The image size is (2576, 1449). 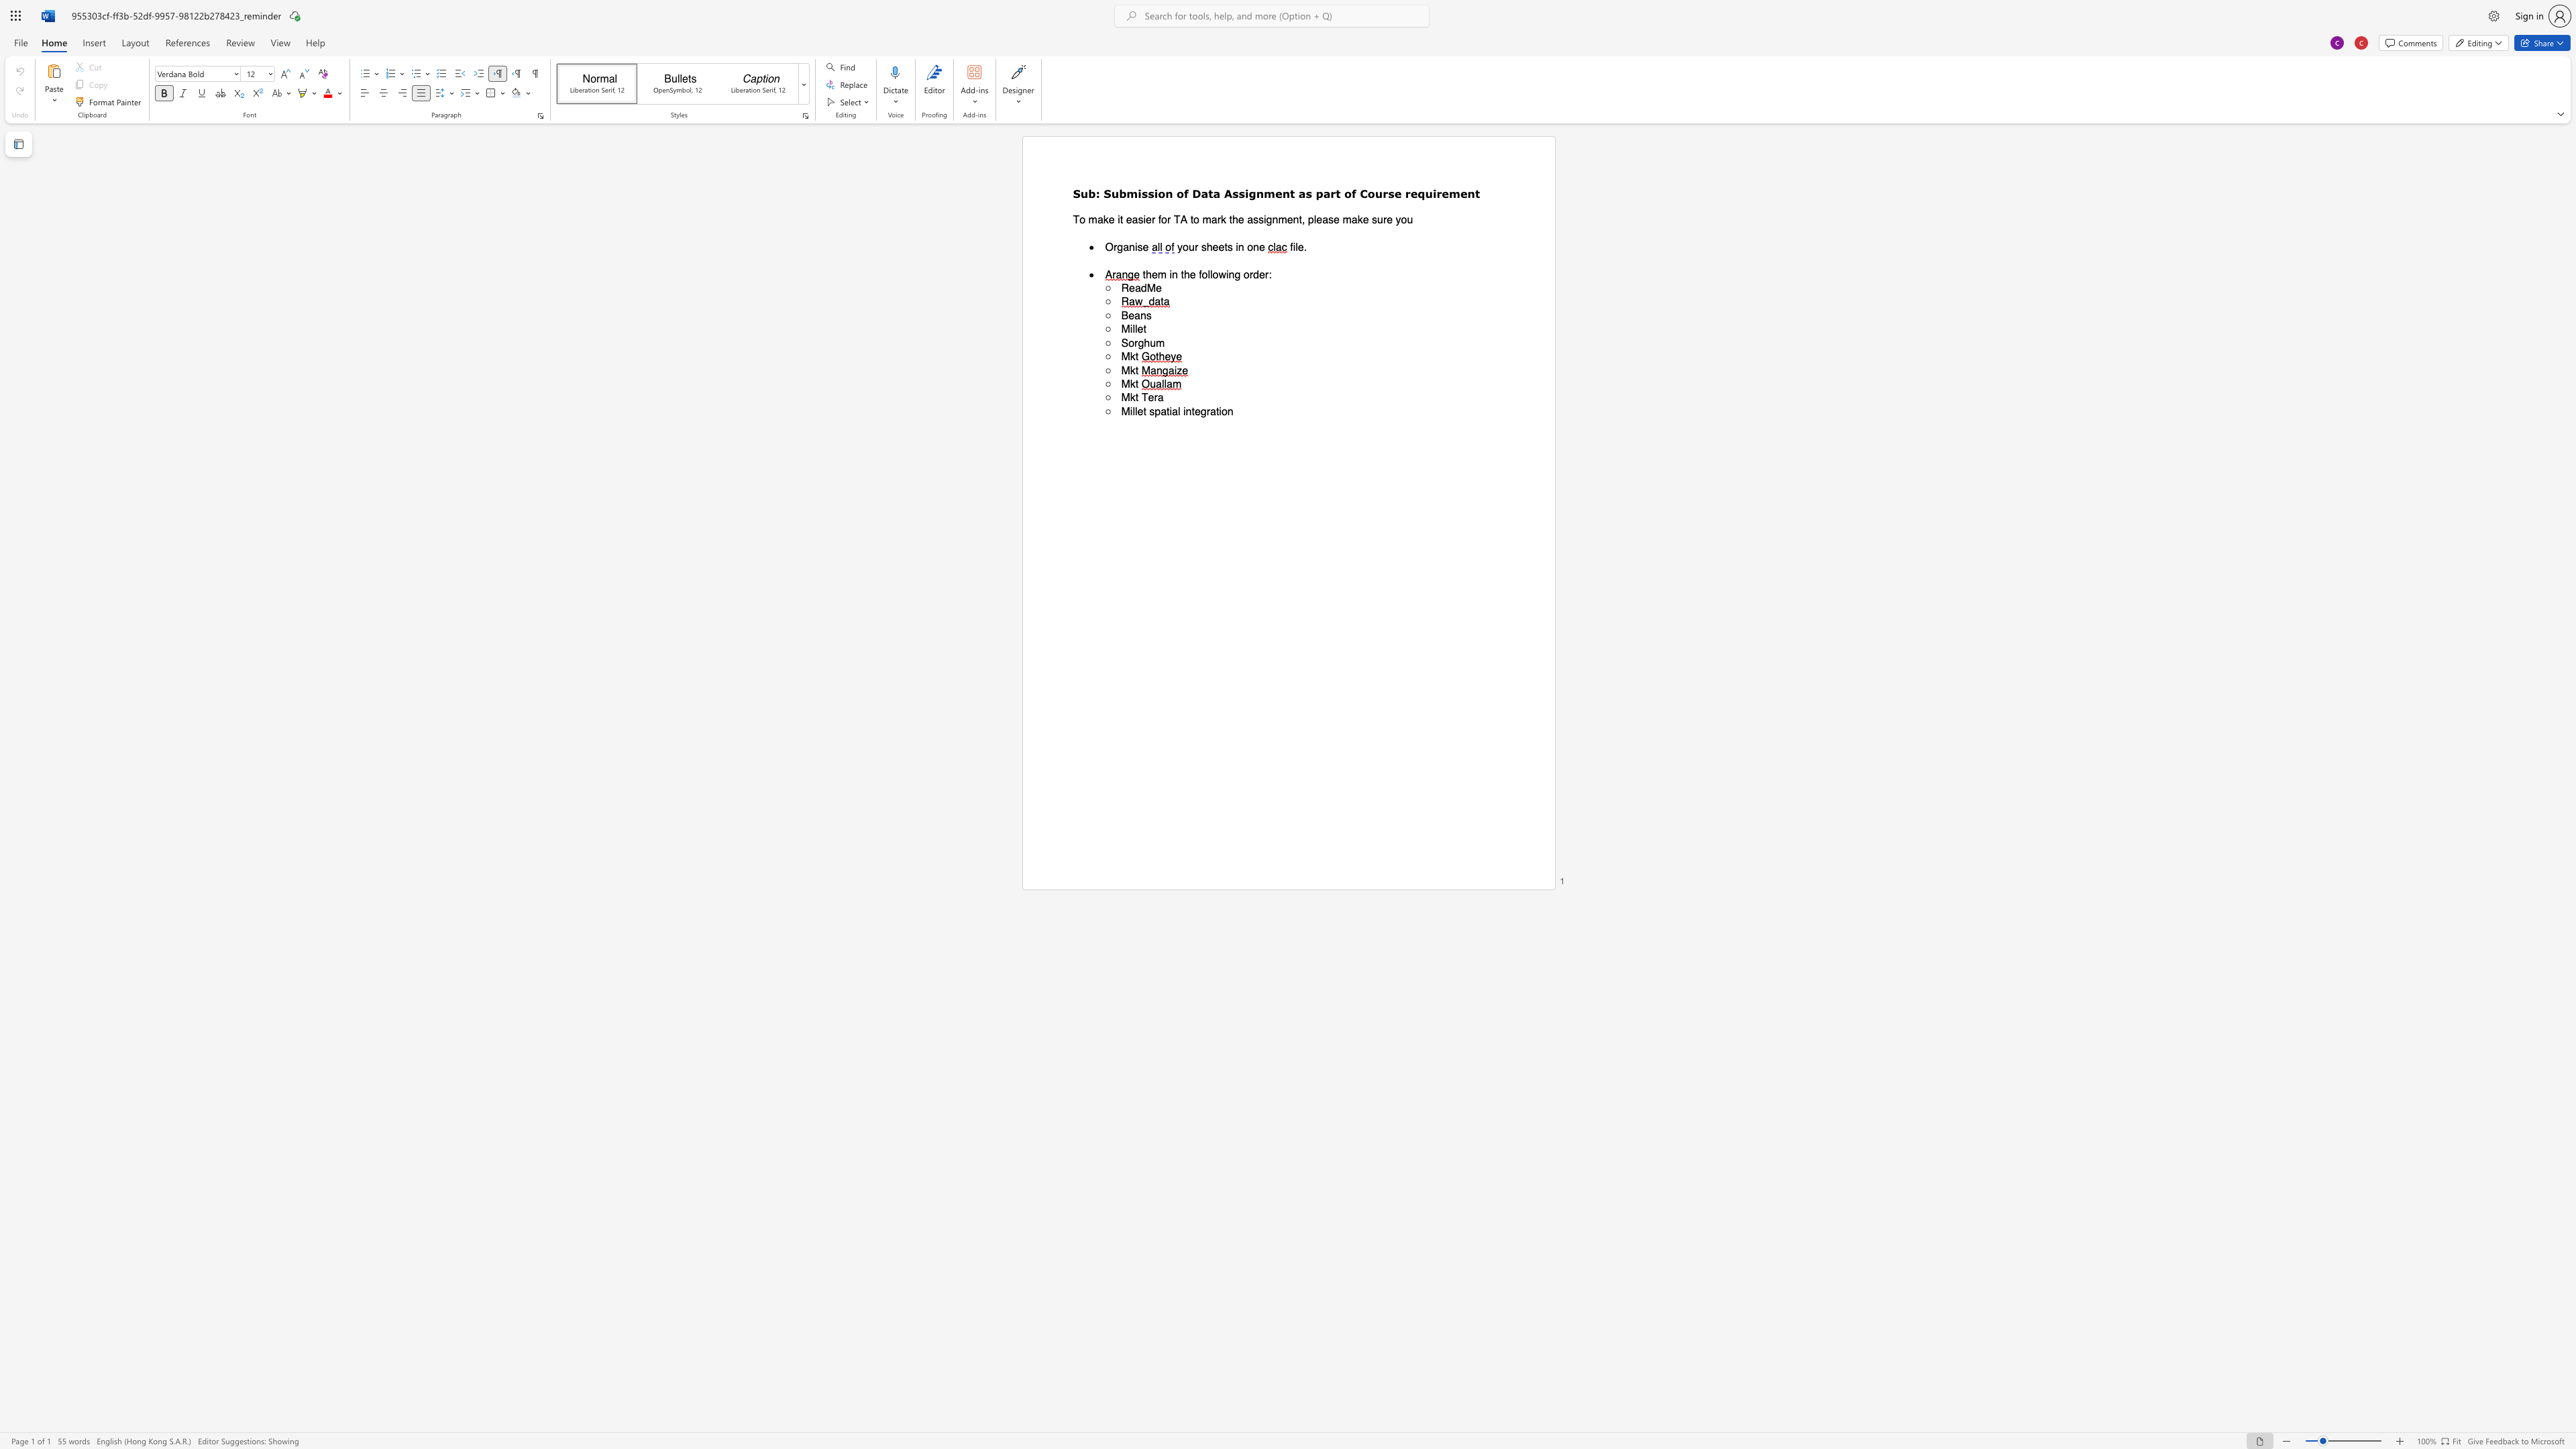 What do you see at coordinates (1285, 219) in the screenshot?
I see `the subset text "ent, please make sure yo" within the text "To make it easier for TA to mark the assignment, please make sure you"` at bounding box center [1285, 219].